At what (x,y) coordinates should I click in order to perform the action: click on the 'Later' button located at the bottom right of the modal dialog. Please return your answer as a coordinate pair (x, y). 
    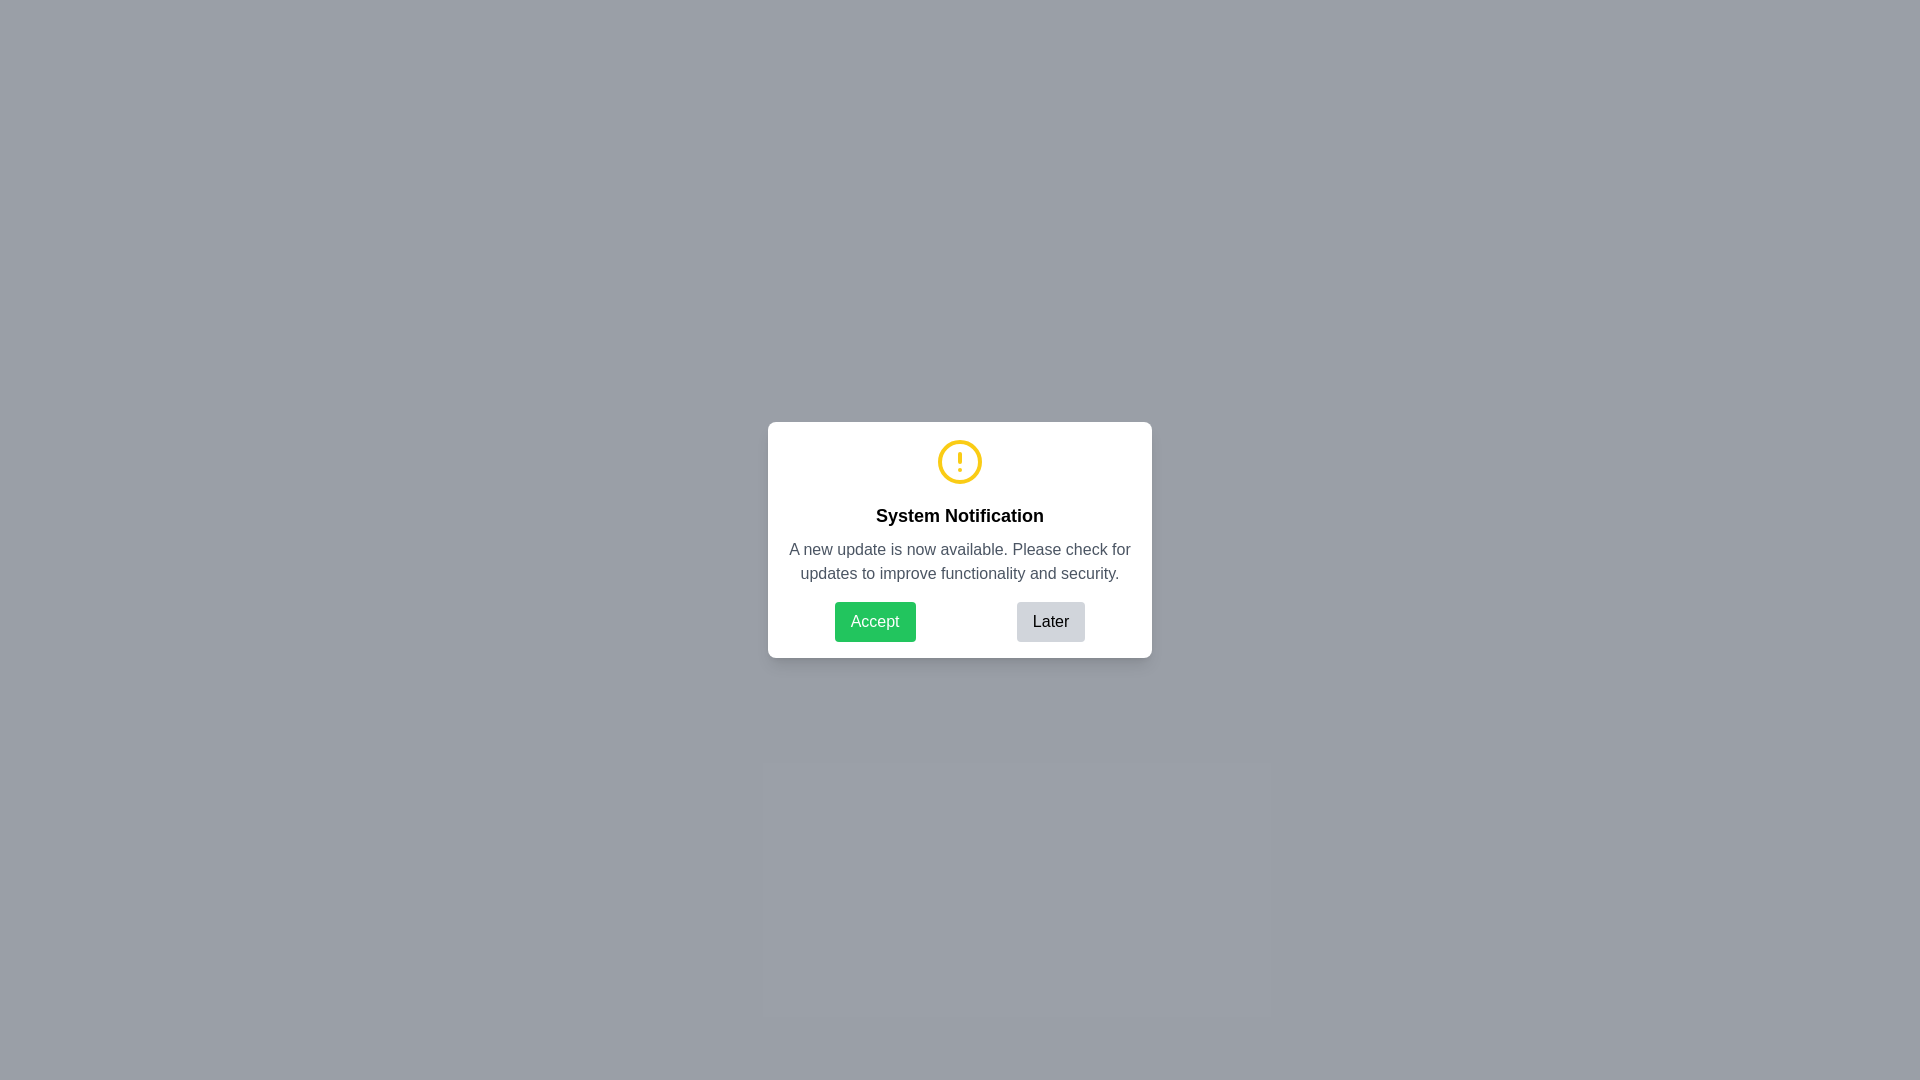
    Looking at the image, I should click on (1050, 620).